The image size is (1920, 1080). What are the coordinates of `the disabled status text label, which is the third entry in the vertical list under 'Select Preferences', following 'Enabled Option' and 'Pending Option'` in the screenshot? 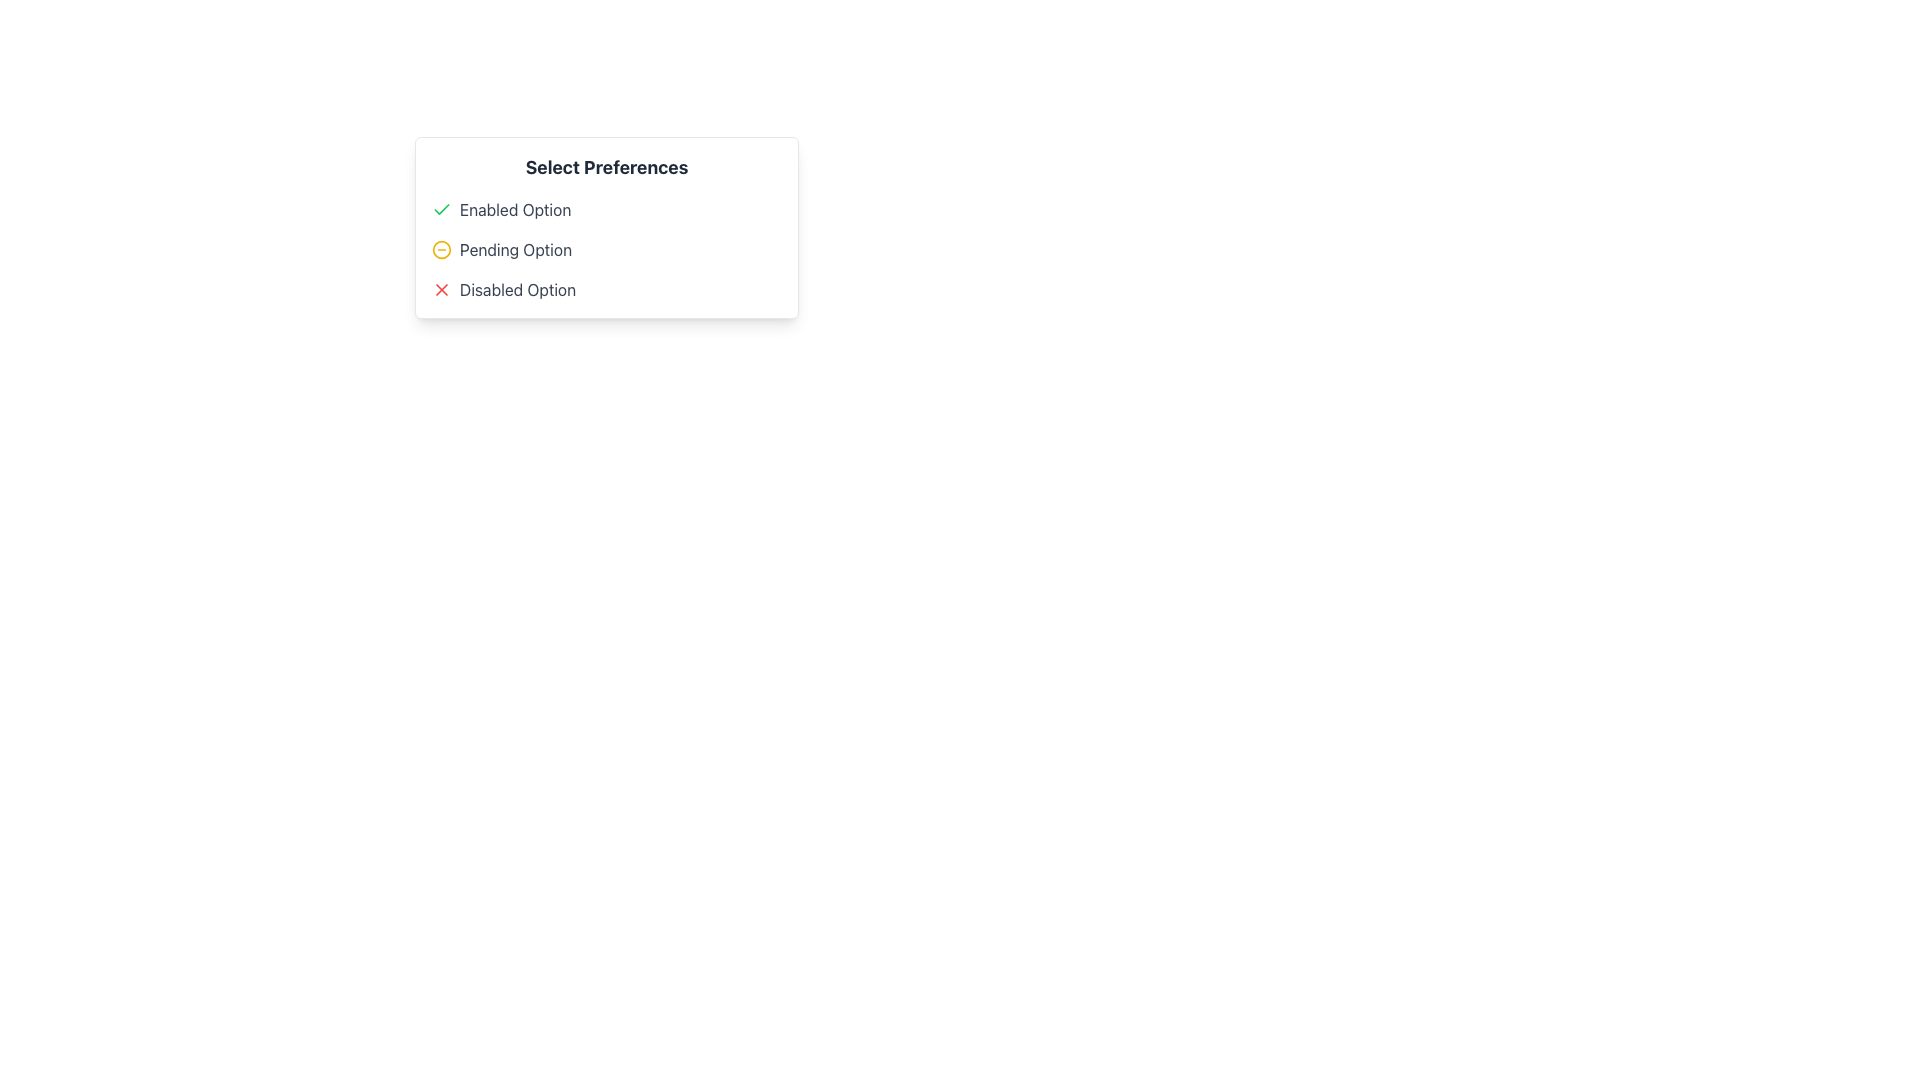 It's located at (518, 289).